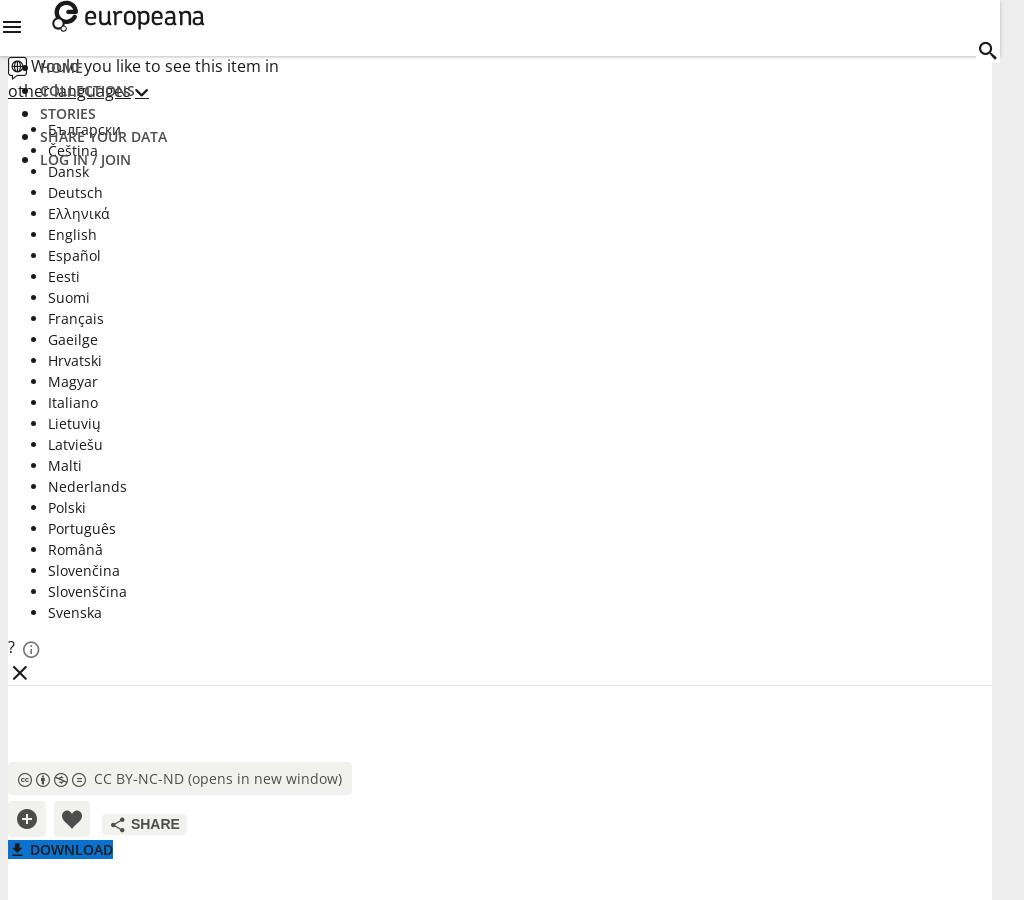 This screenshot has width=1024, height=900. Describe the element at coordinates (72, 150) in the screenshot. I see `'Čeština'` at that location.